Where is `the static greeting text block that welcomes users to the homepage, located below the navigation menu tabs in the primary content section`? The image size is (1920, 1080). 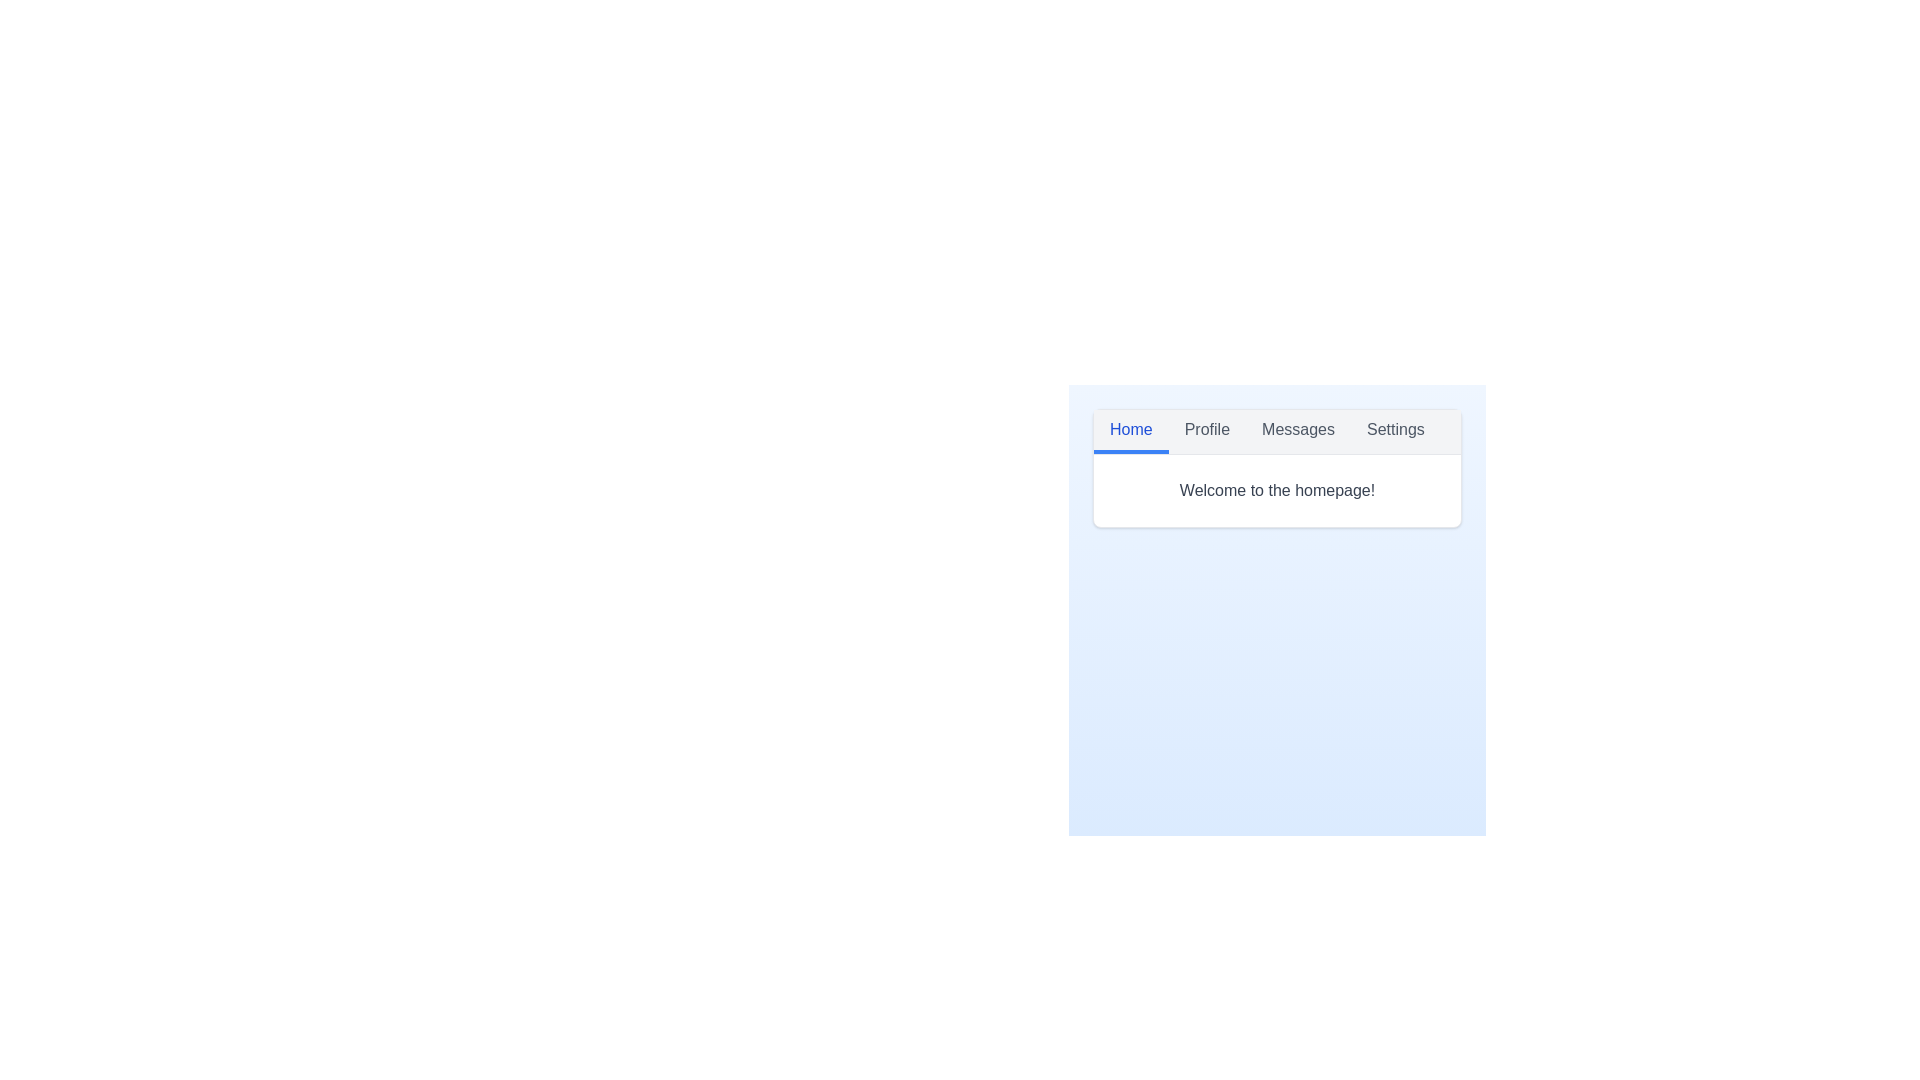 the static greeting text block that welcomes users to the homepage, located below the navigation menu tabs in the primary content section is located at coordinates (1276, 490).